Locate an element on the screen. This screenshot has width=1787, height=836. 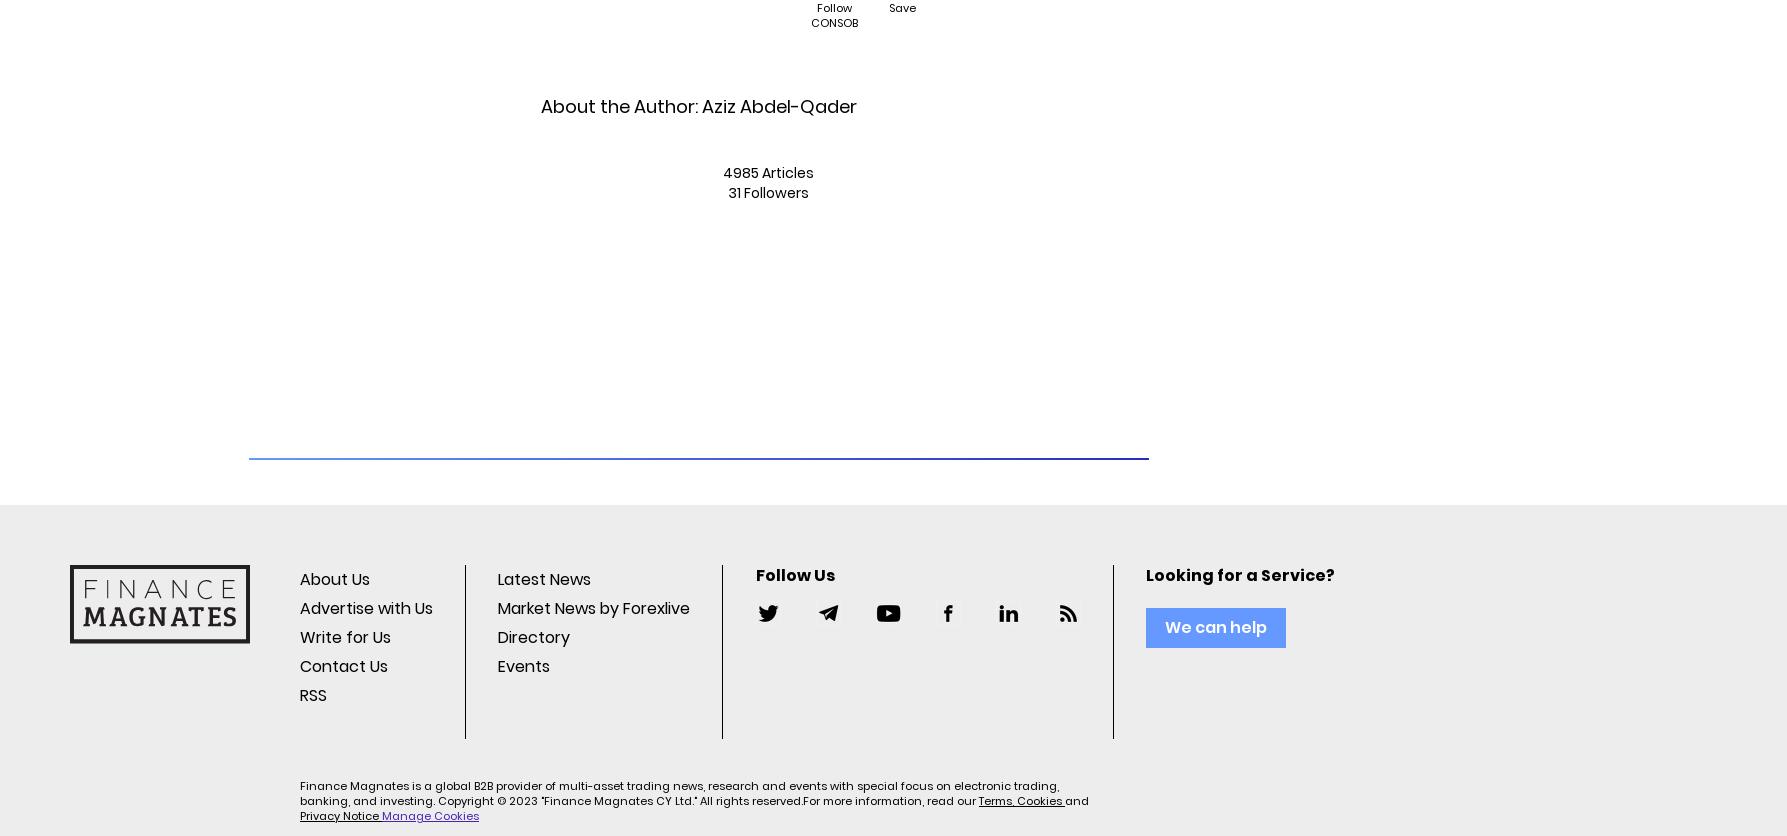
'RSS' is located at coordinates (312, 695).